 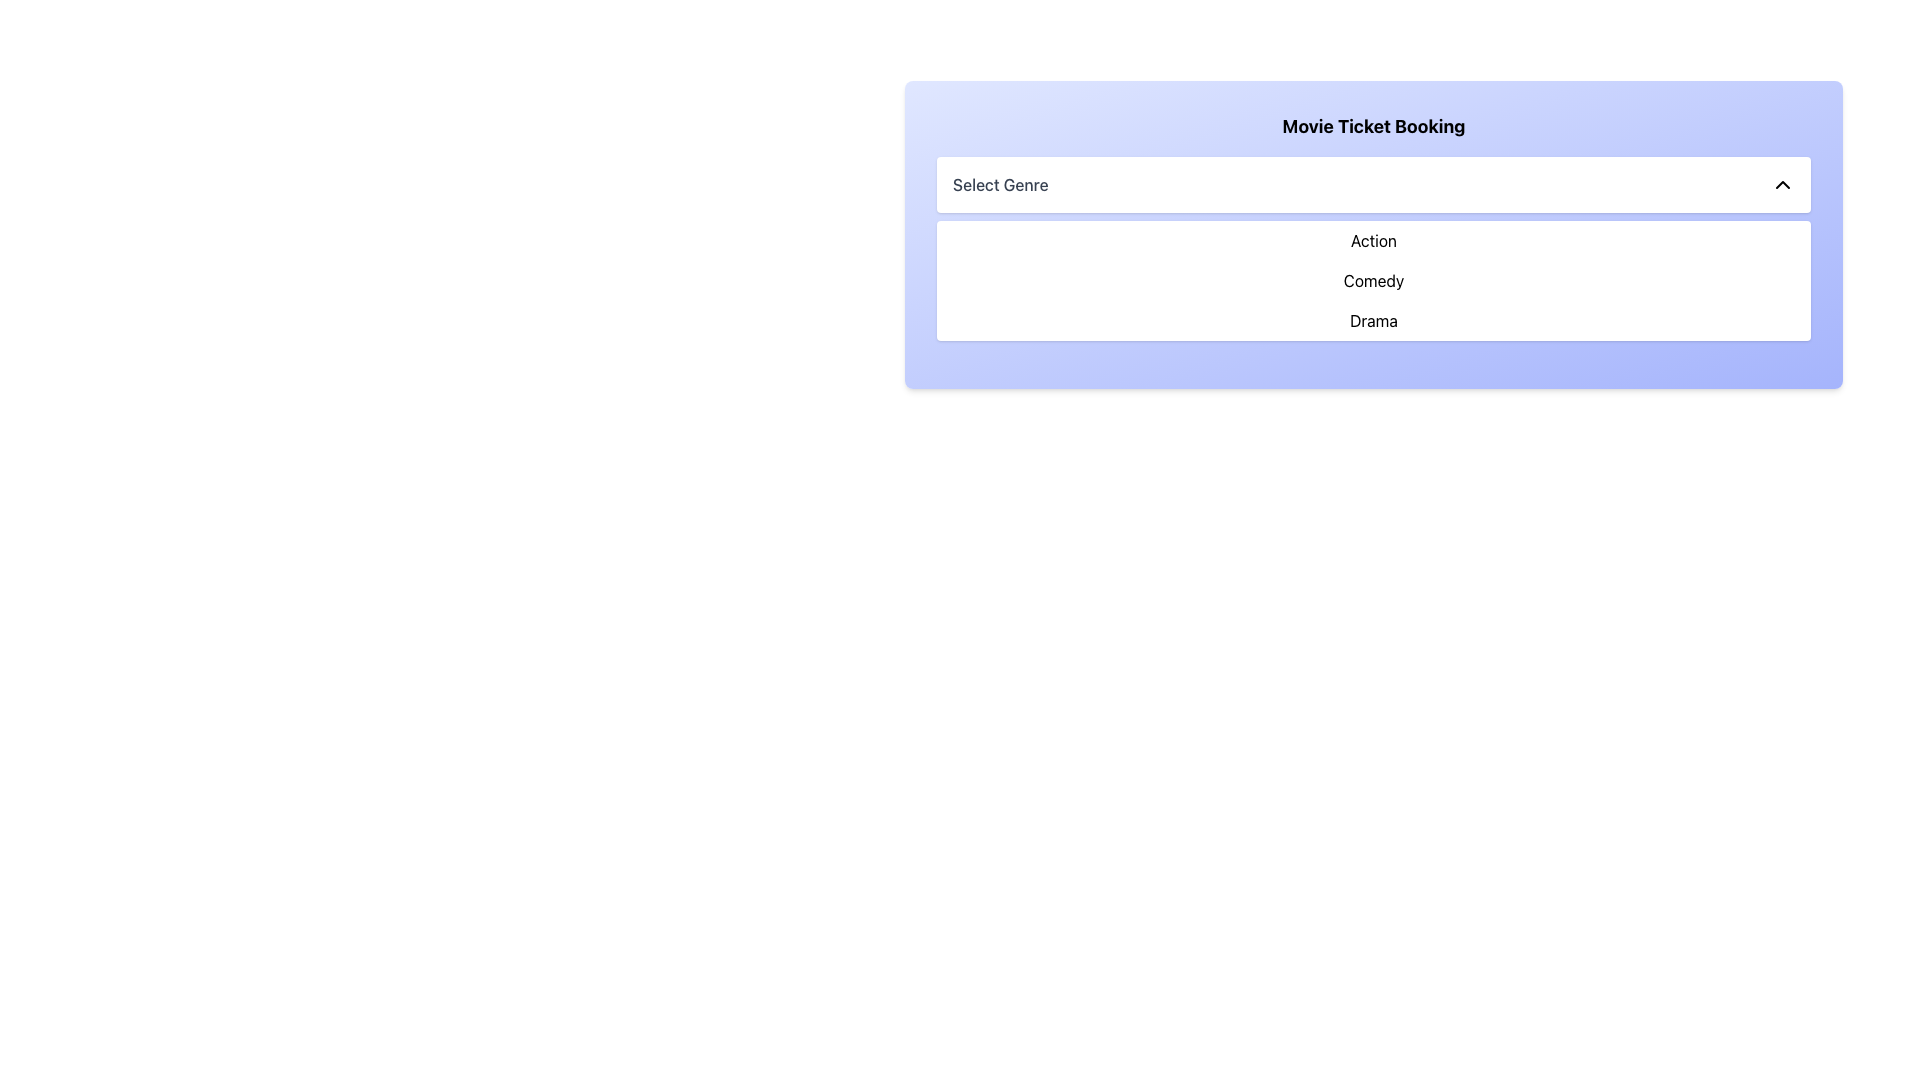 What do you see at coordinates (1372, 281) in the screenshot?
I see `the second item in the 'Select Genre' dropdown list, which is labeled 'Comedy', to activate hover effects` at bounding box center [1372, 281].